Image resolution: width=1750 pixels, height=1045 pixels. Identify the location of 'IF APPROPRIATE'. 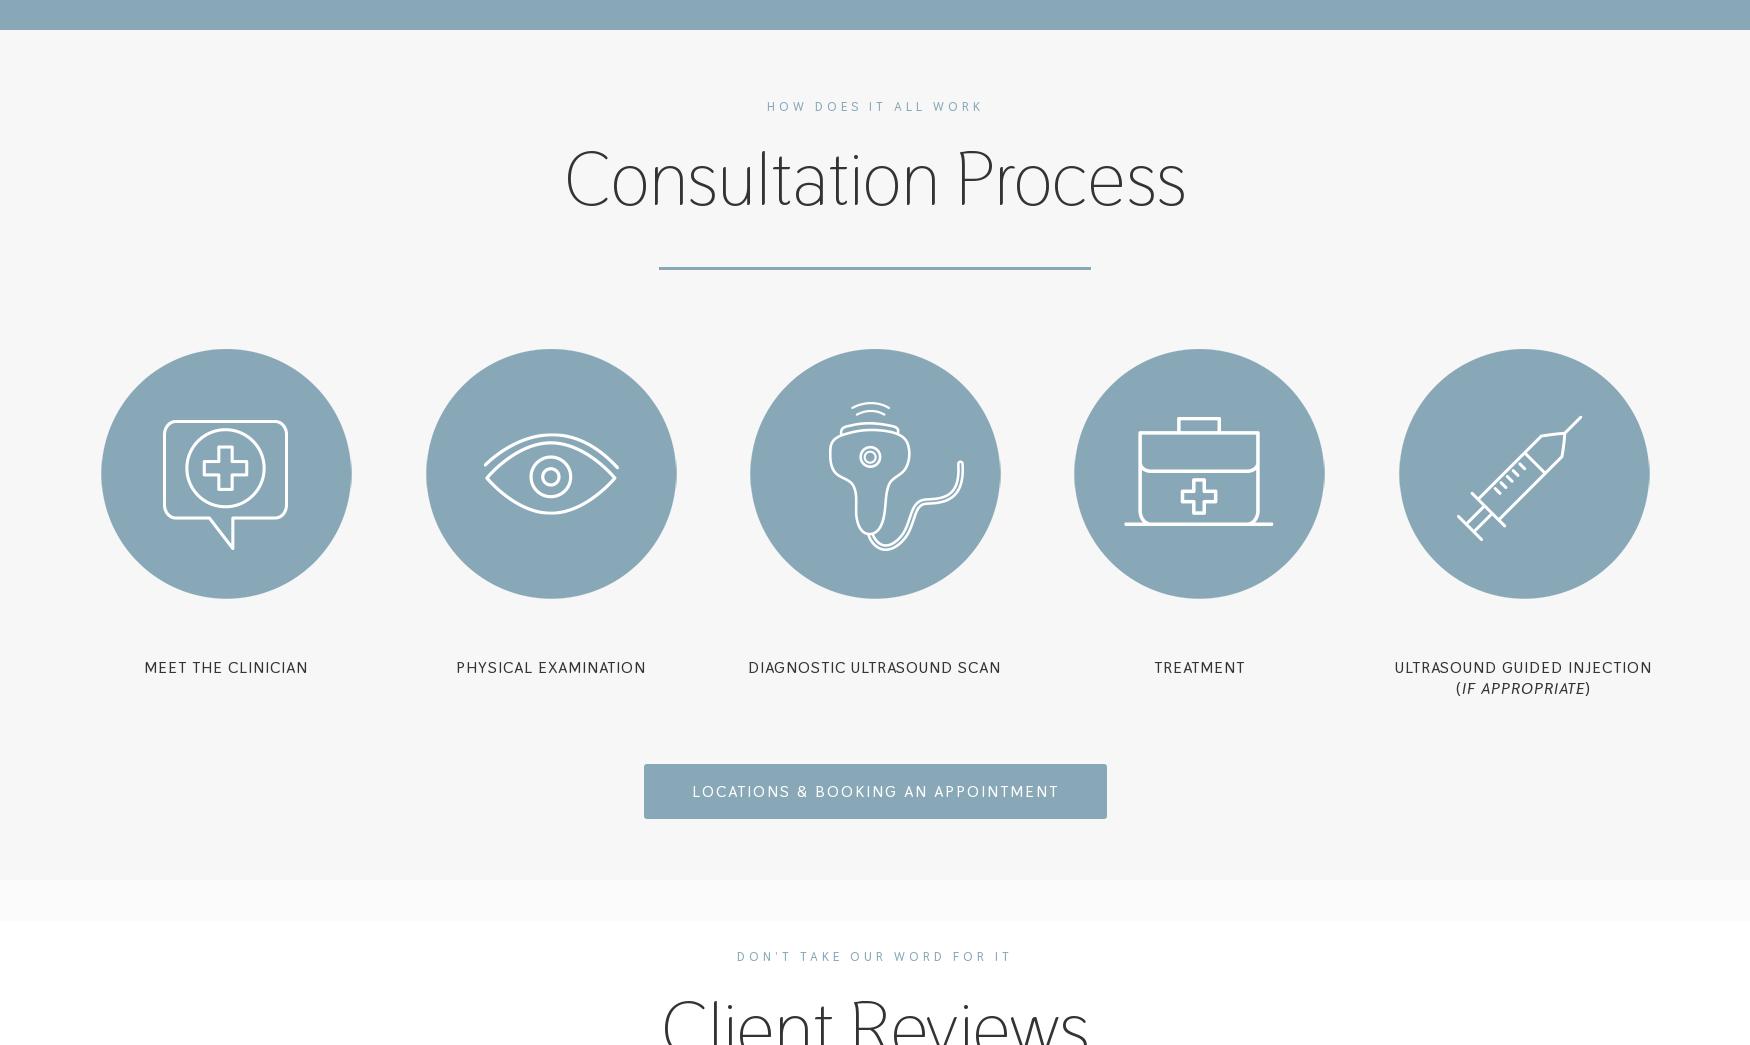
(1461, 687).